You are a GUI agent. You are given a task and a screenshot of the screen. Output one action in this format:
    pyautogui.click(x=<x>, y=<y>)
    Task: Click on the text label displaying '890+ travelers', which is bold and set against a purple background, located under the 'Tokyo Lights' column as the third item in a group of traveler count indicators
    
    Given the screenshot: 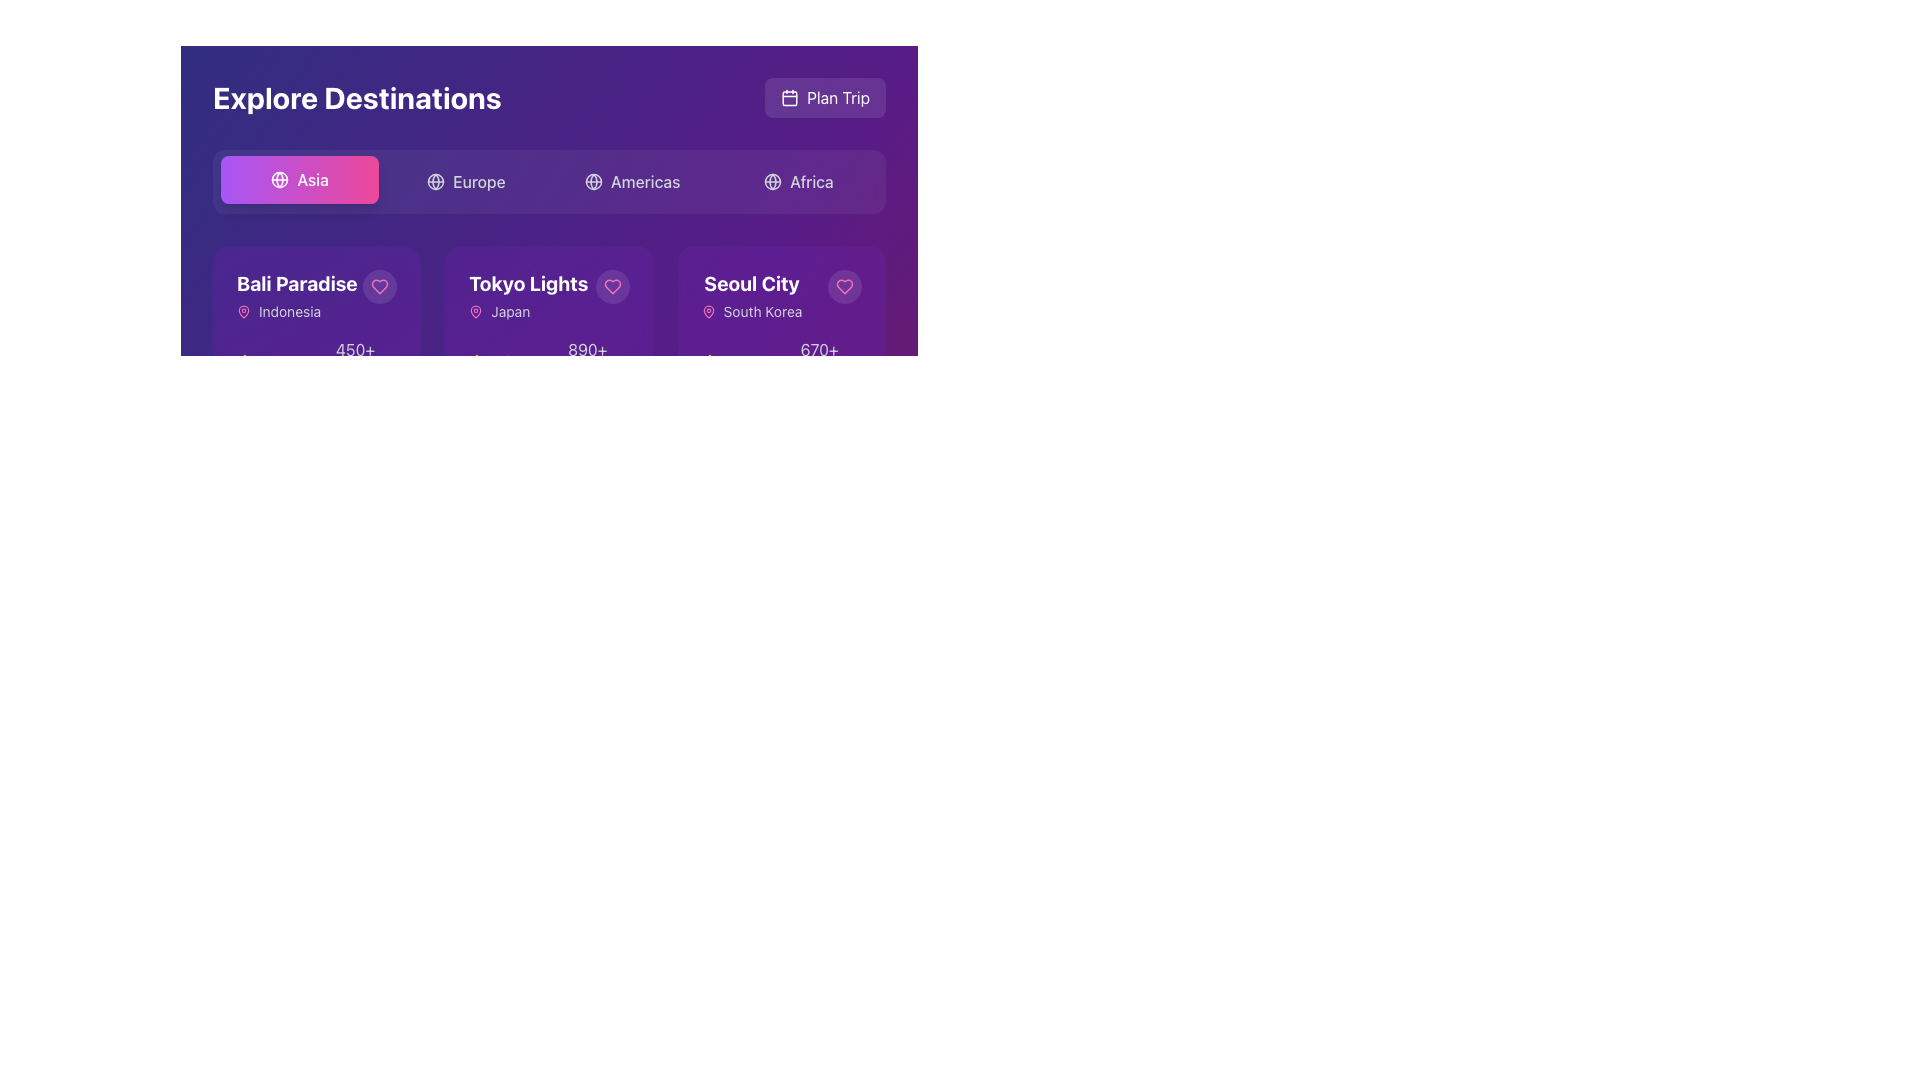 What is the action you would take?
    pyautogui.click(x=586, y=362)
    